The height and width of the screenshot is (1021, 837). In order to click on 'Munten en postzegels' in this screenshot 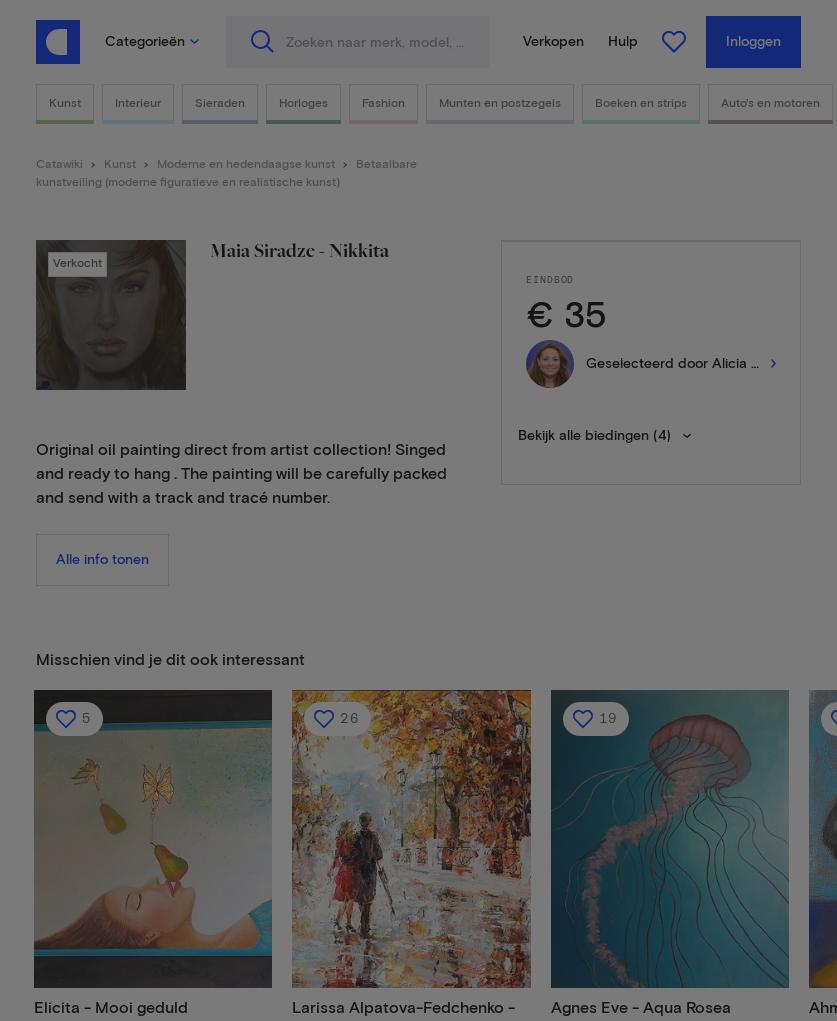, I will do `click(499, 102)`.